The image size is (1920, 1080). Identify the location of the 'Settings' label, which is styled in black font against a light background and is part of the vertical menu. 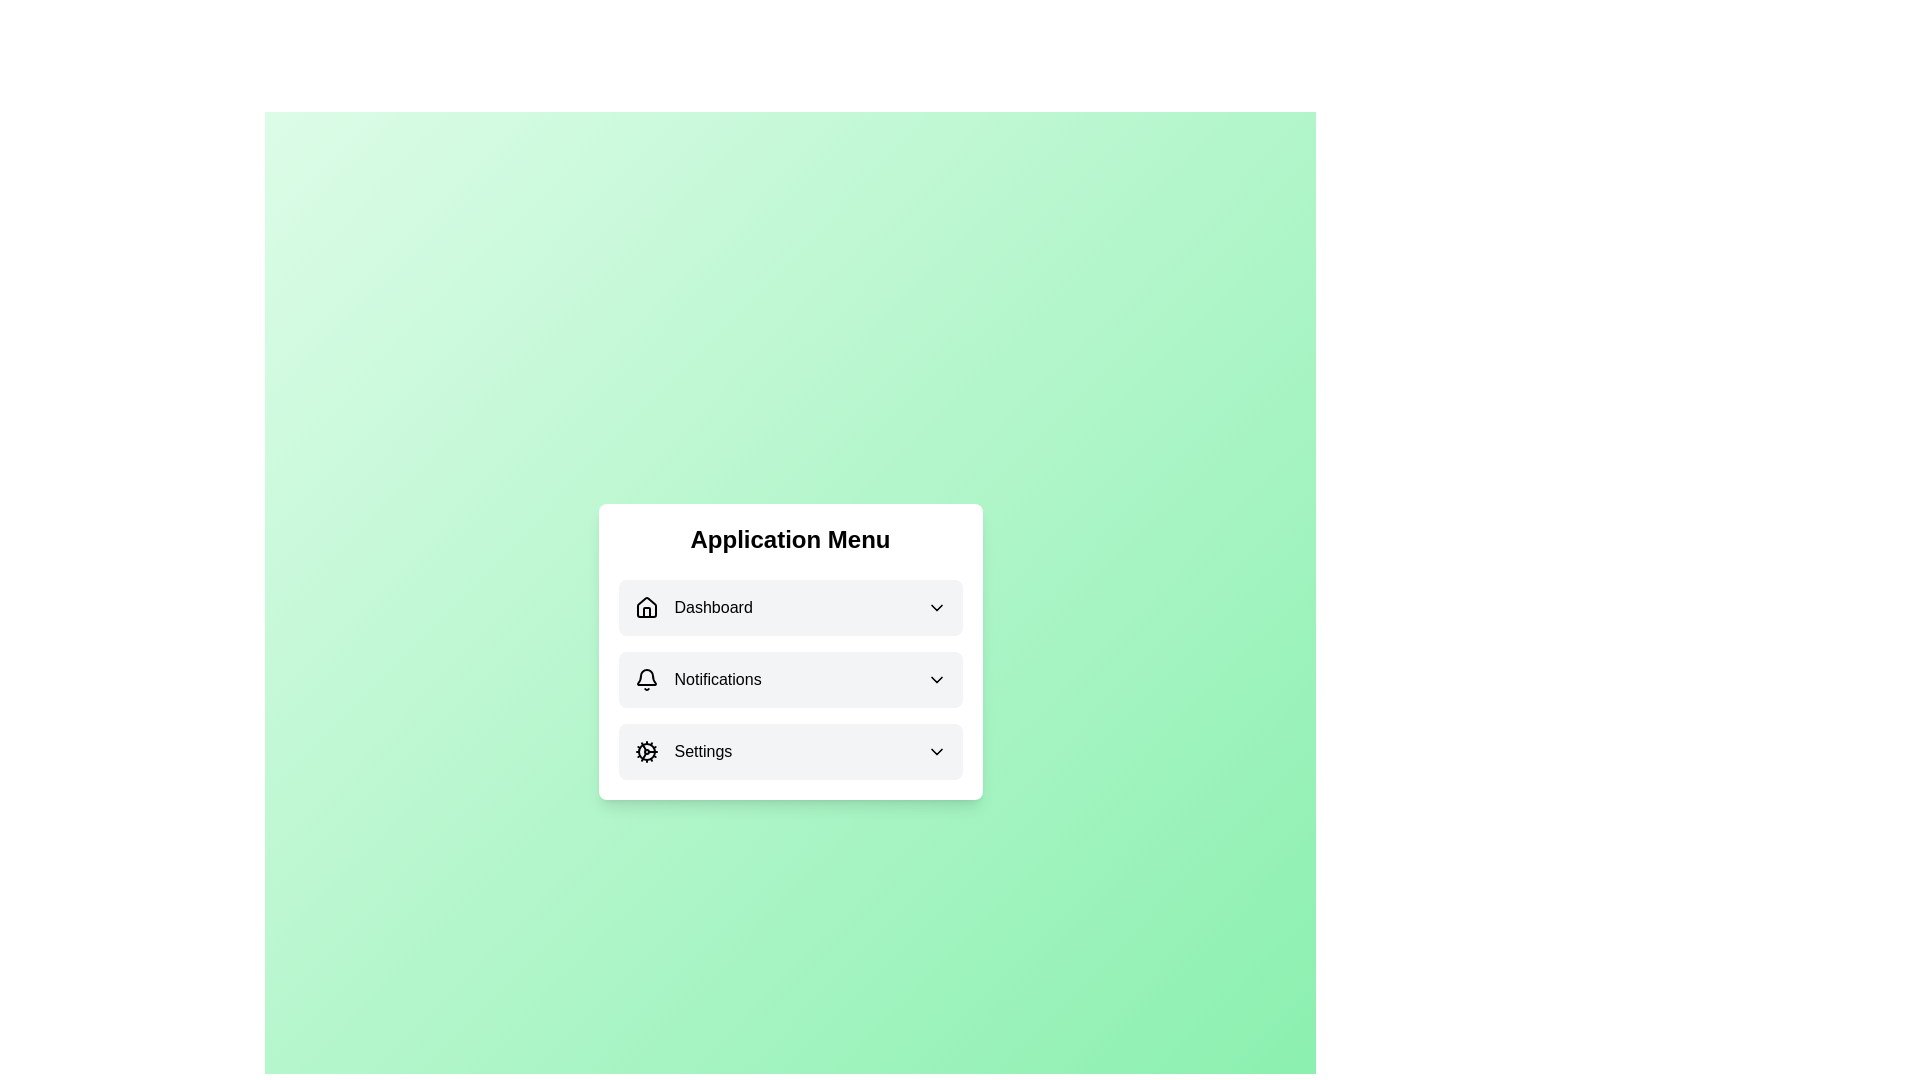
(703, 752).